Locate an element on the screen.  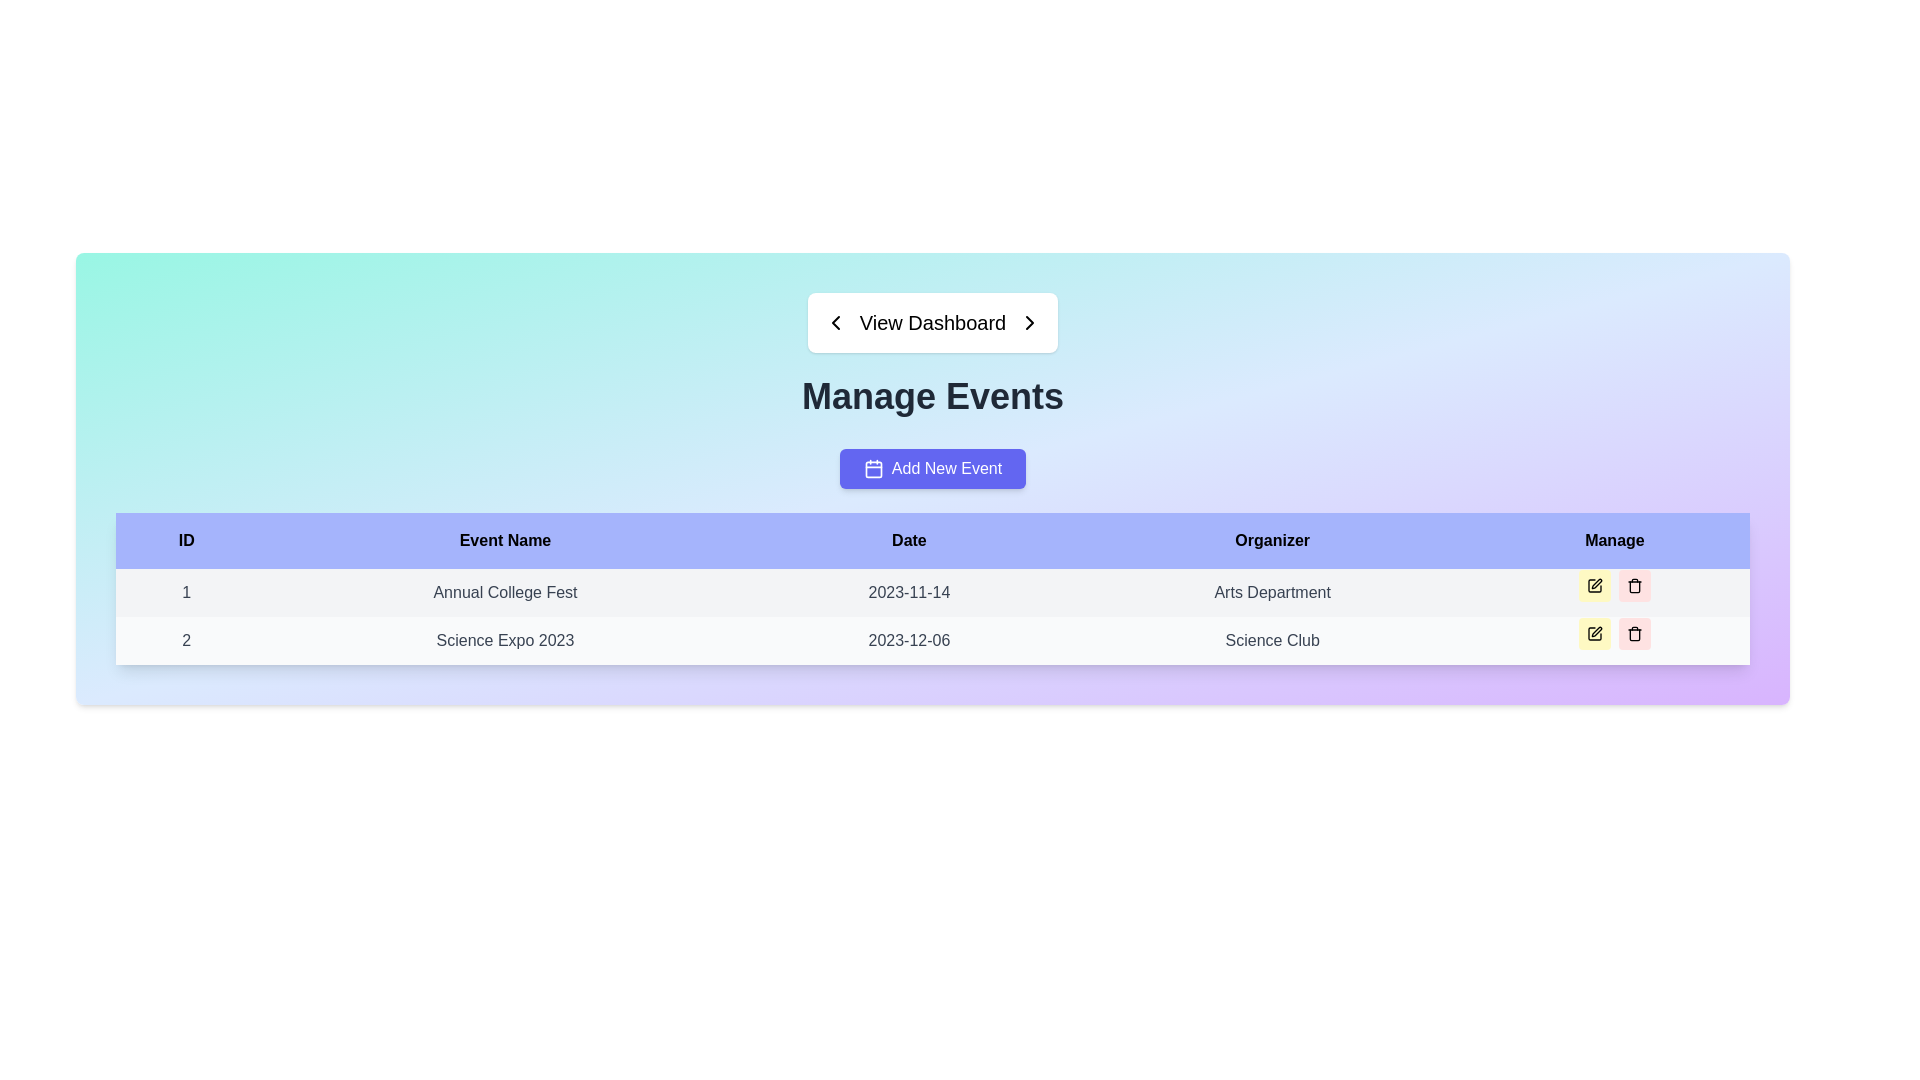
the small yellow button with a pen icon in the 'Manage' column is located at coordinates (1593, 585).